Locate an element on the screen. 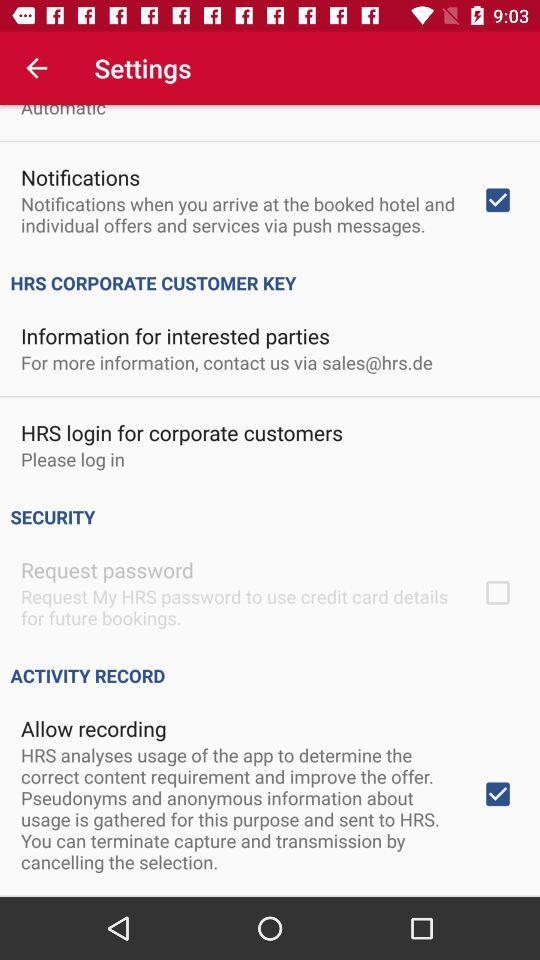  previous page is located at coordinates (36, 68).